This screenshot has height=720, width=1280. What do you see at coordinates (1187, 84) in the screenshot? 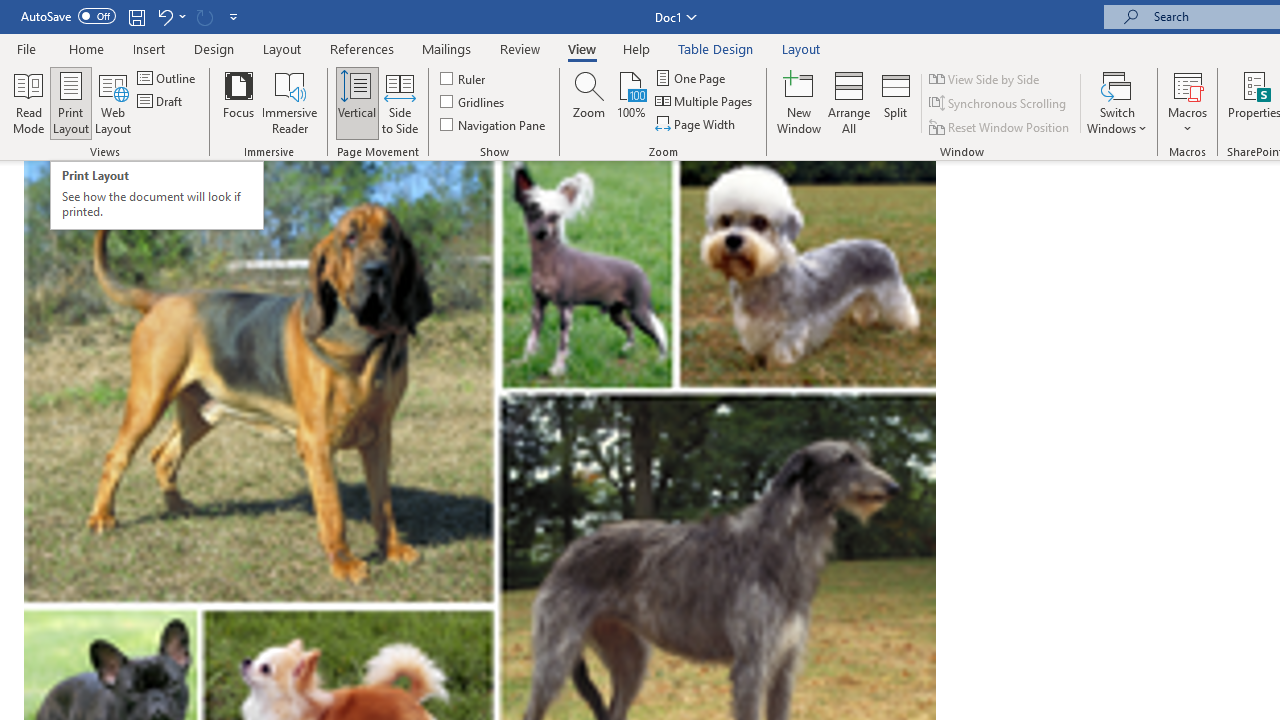
I see `'View Macros'` at bounding box center [1187, 84].